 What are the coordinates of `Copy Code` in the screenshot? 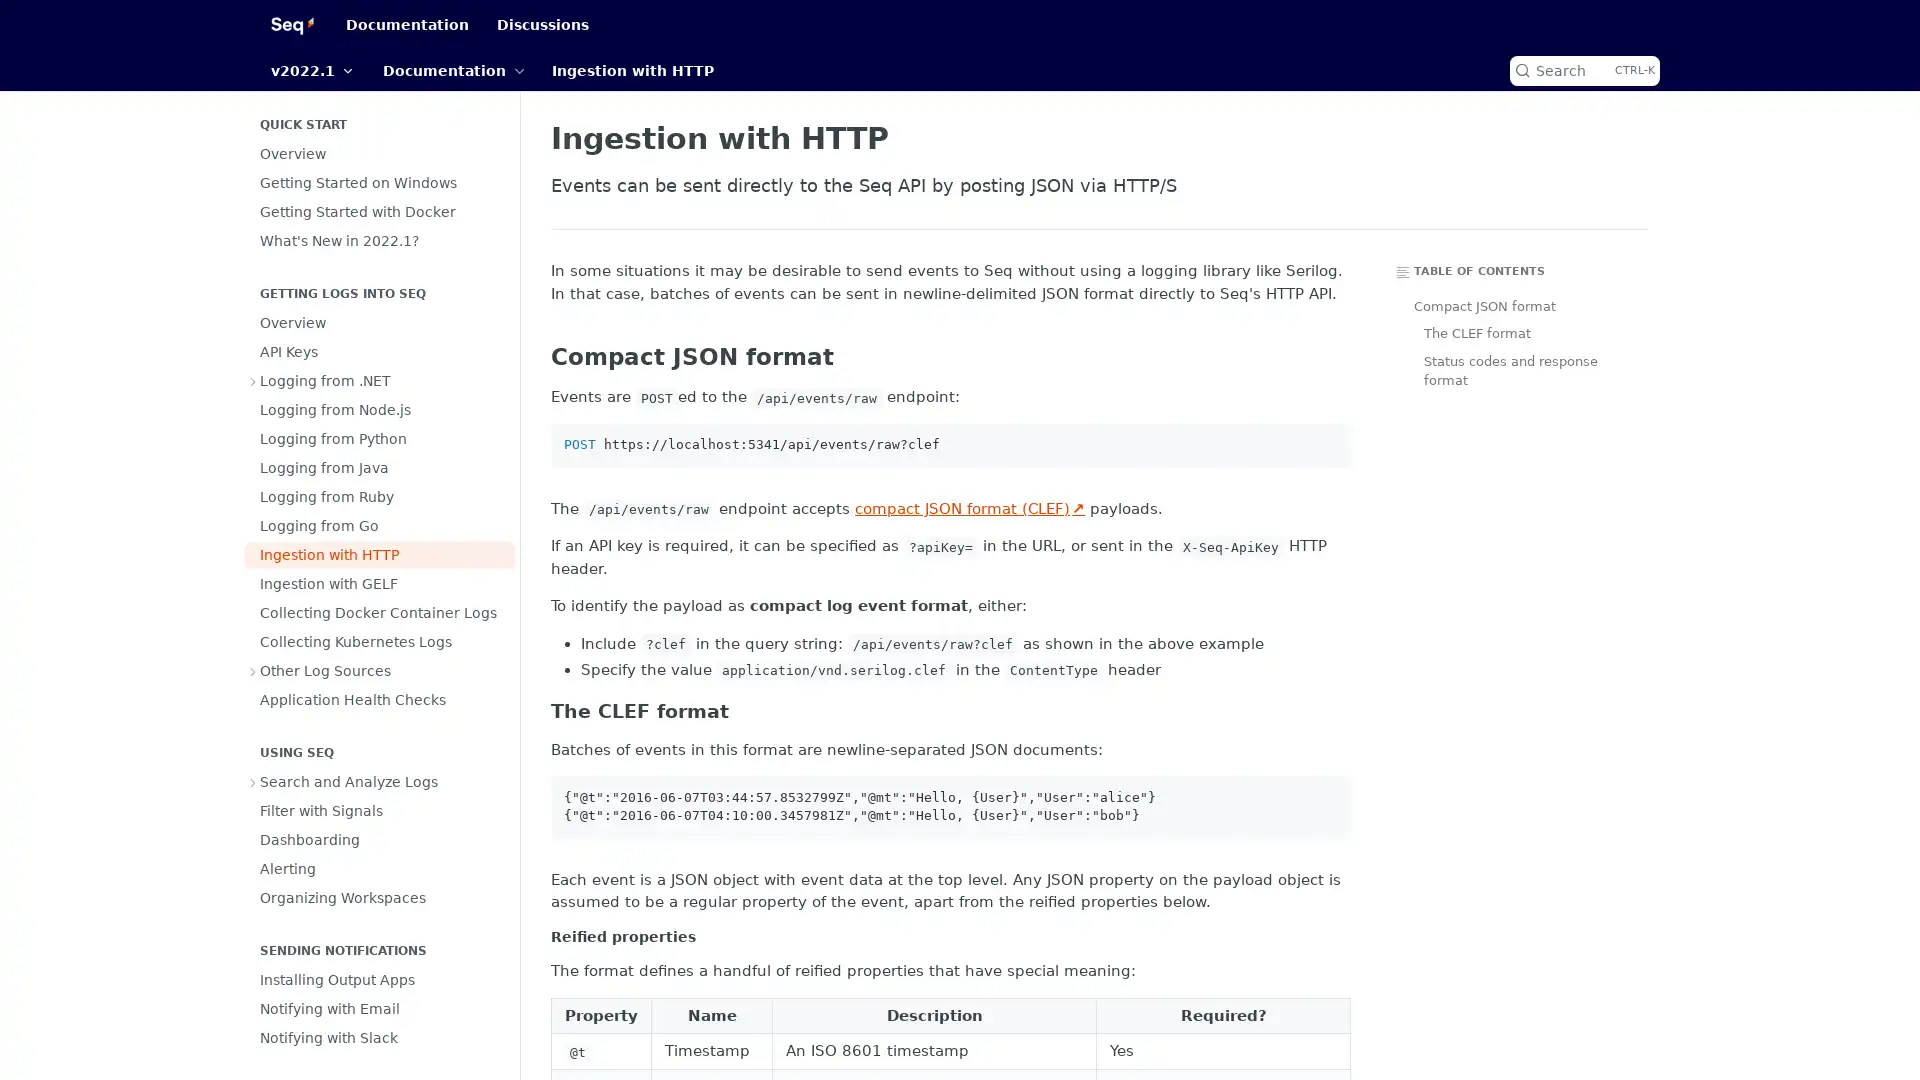 It's located at (1328, 443).